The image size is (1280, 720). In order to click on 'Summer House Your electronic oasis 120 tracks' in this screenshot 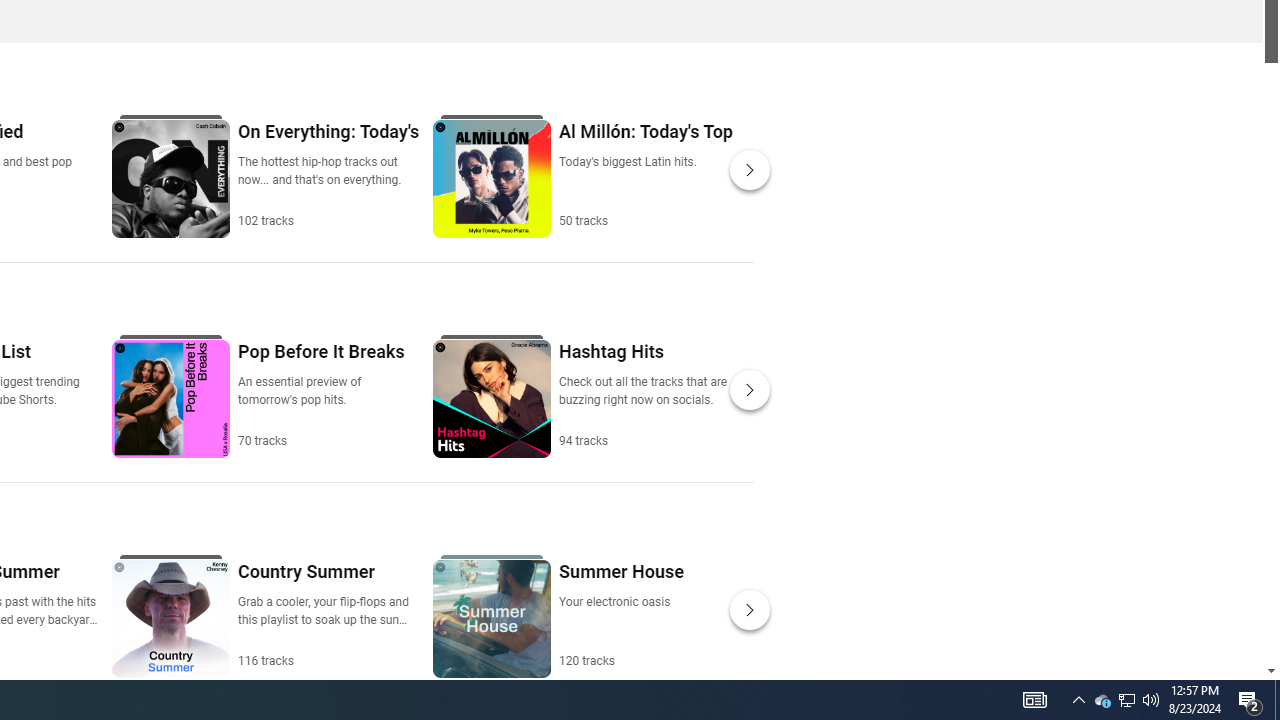, I will do `click(619, 613)`.